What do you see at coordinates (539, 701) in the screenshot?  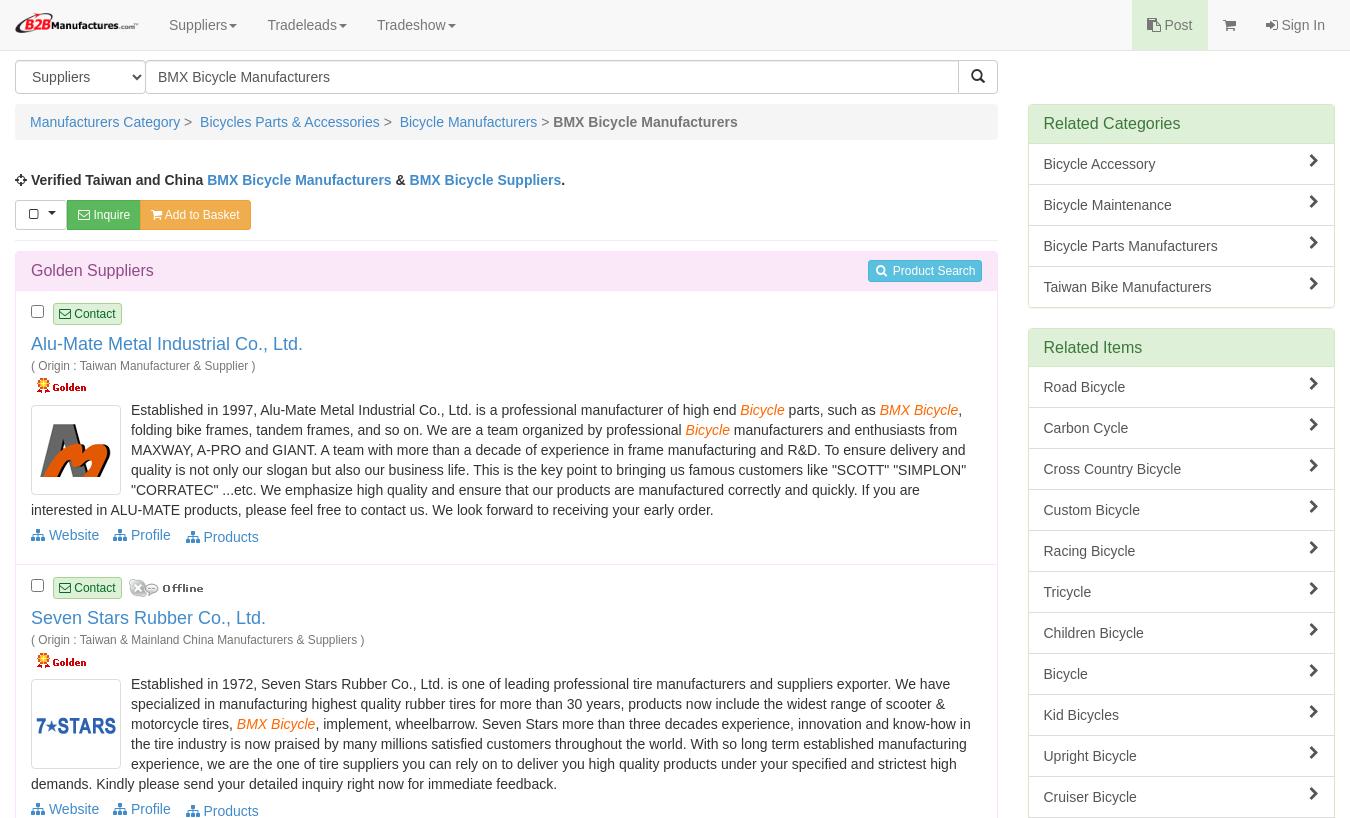 I see `'Established in 1972, Seven Stars Rubber Co., Ltd. is one of leading professional tire manufacturers and suppliers exporter. We have specialized in manufacturing highest quality rubber tires for more than 30 years, products now include the widest range of scooter & motorcycle tires,'` at bounding box center [539, 701].